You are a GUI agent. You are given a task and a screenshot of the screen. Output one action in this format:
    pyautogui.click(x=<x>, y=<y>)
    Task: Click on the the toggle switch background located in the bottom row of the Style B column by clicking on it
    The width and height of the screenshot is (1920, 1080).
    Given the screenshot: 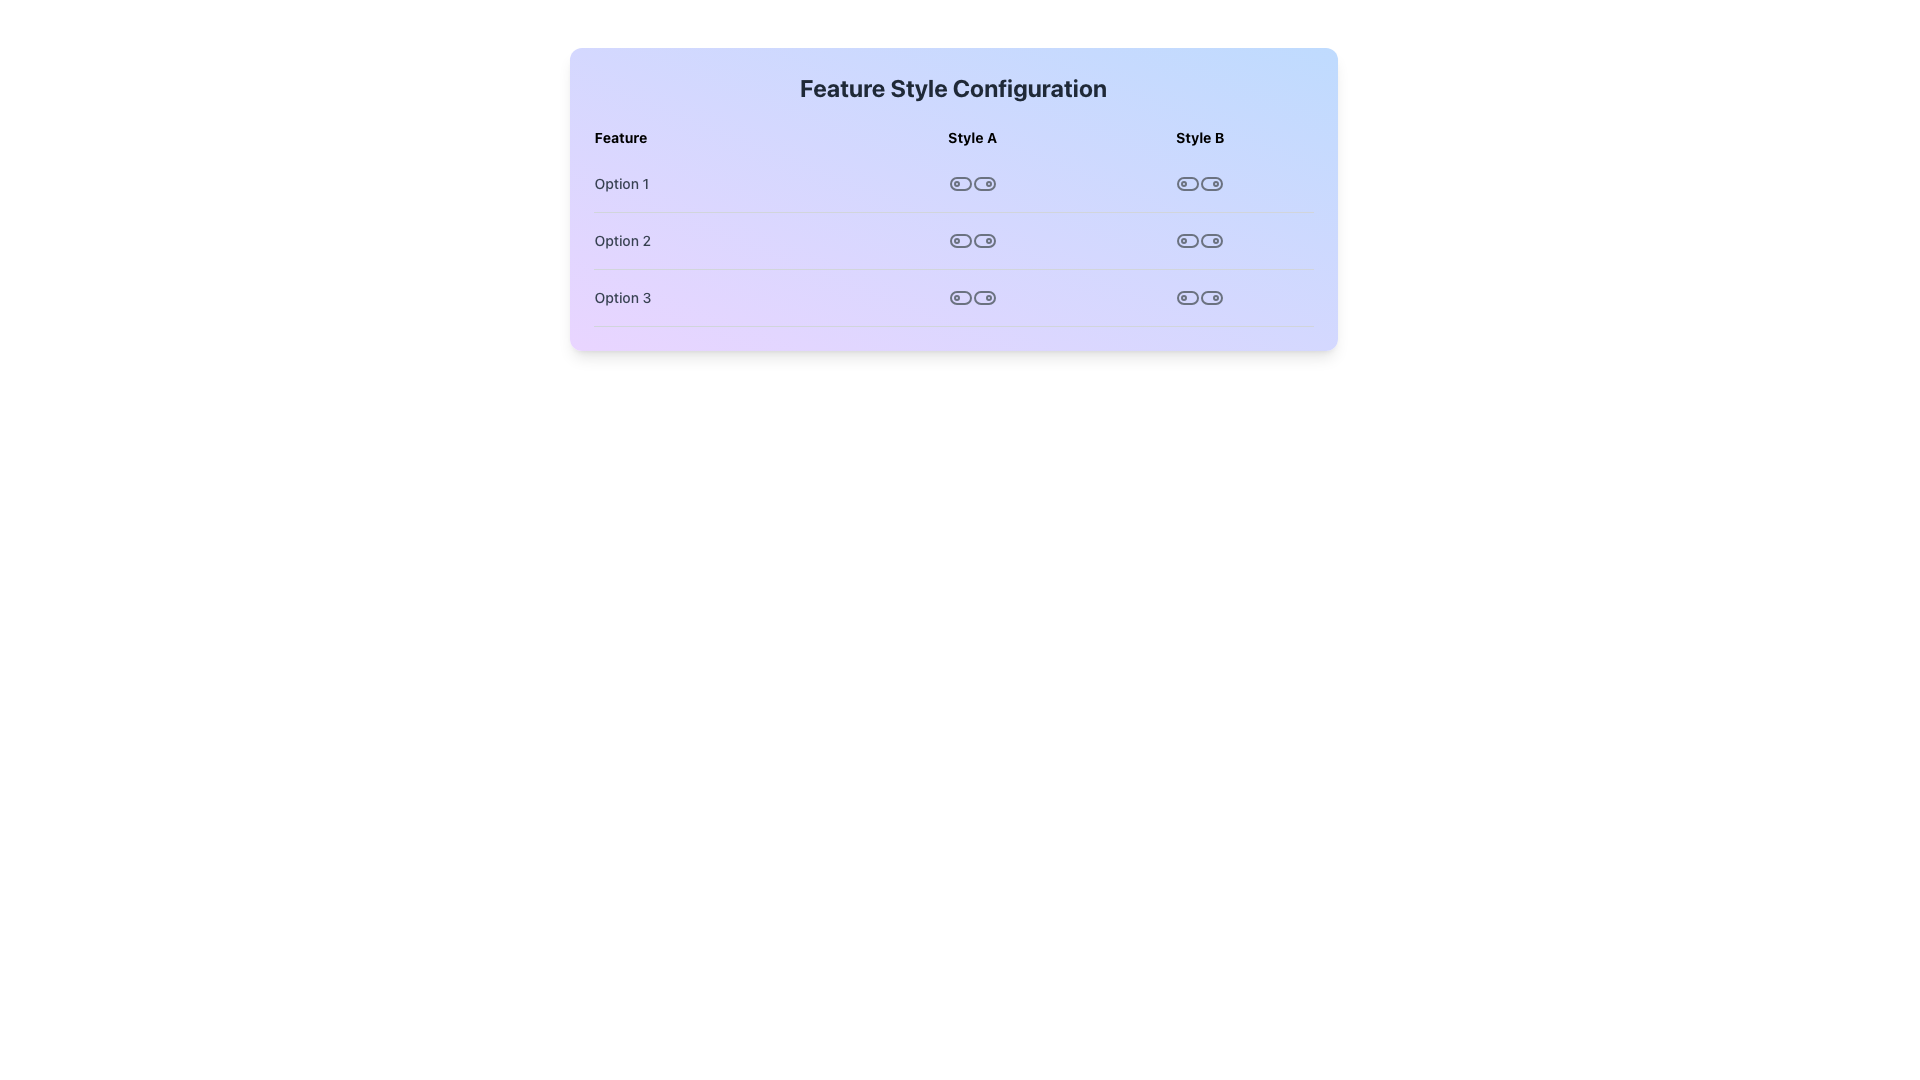 What is the action you would take?
    pyautogui.click(x=1188, y=297)
    